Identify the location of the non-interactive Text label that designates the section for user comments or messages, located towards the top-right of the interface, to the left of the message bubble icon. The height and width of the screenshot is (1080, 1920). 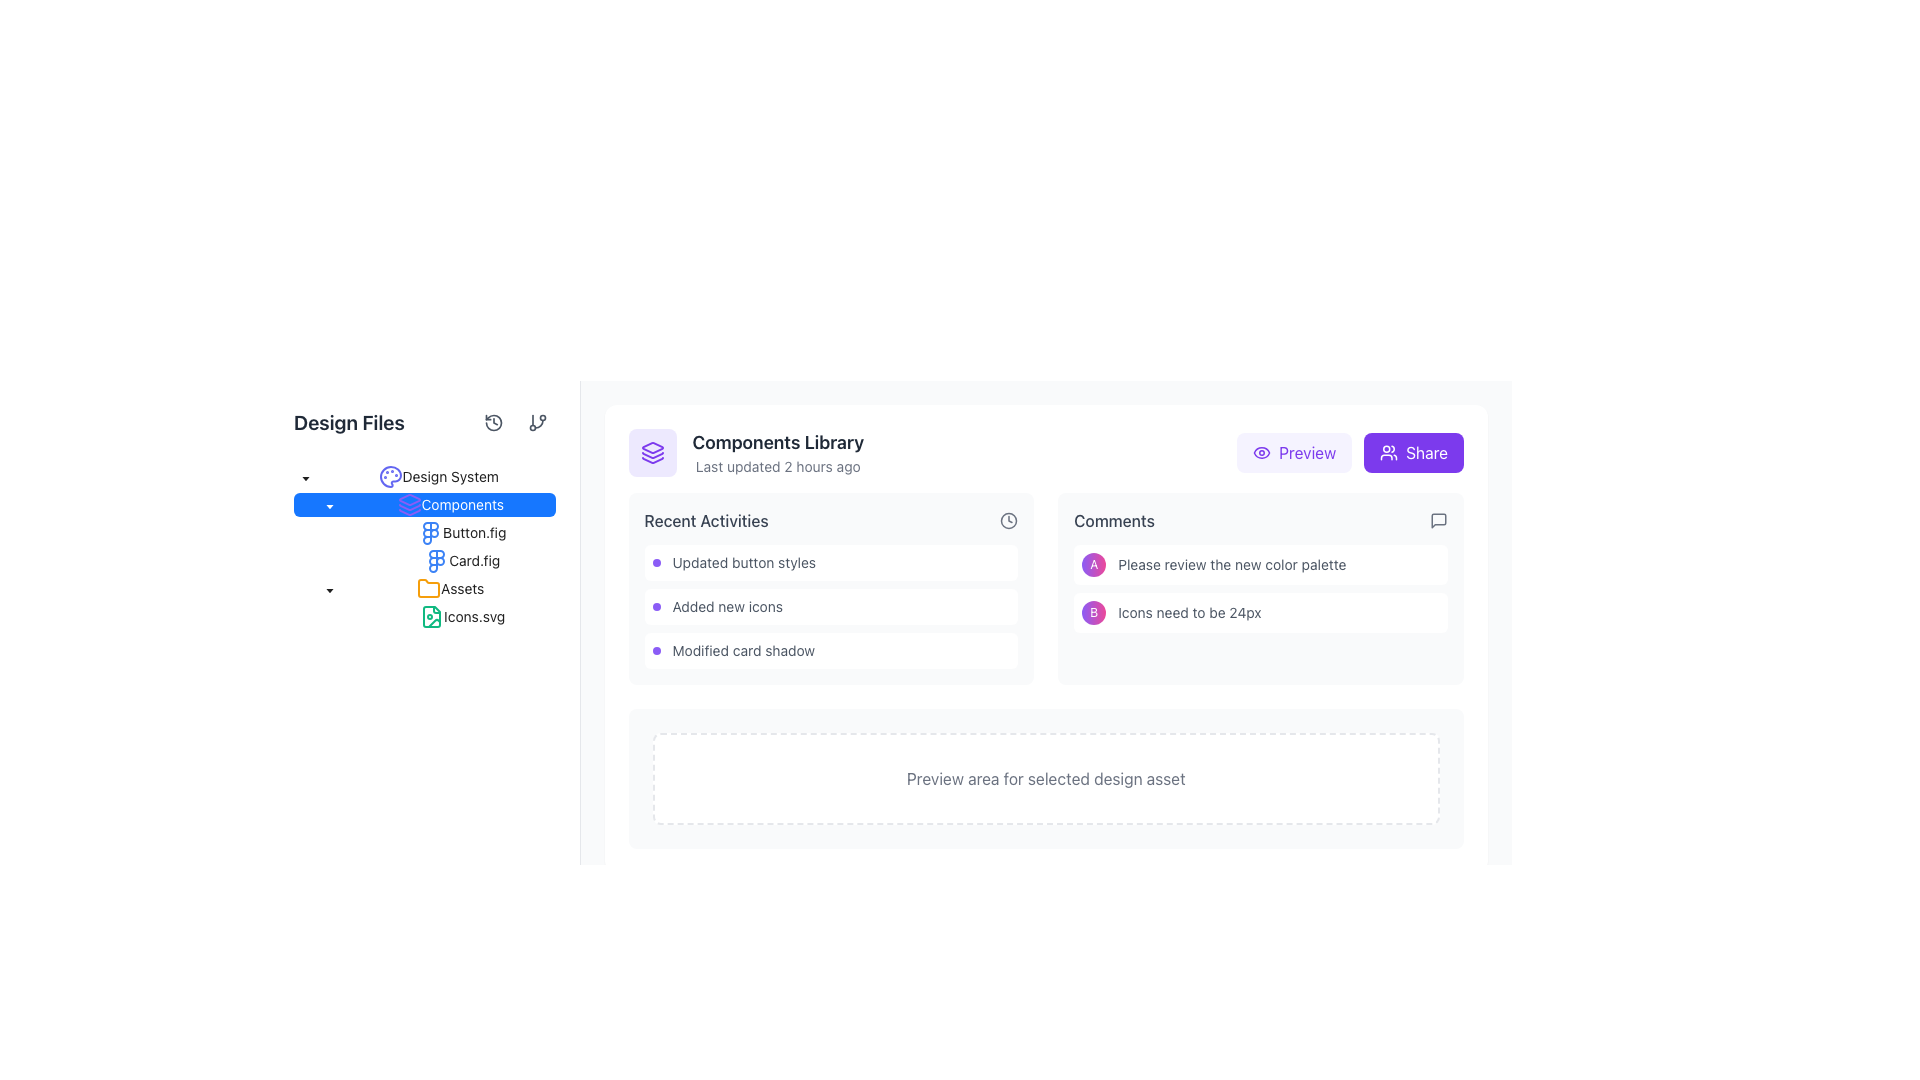
(1113, 519).